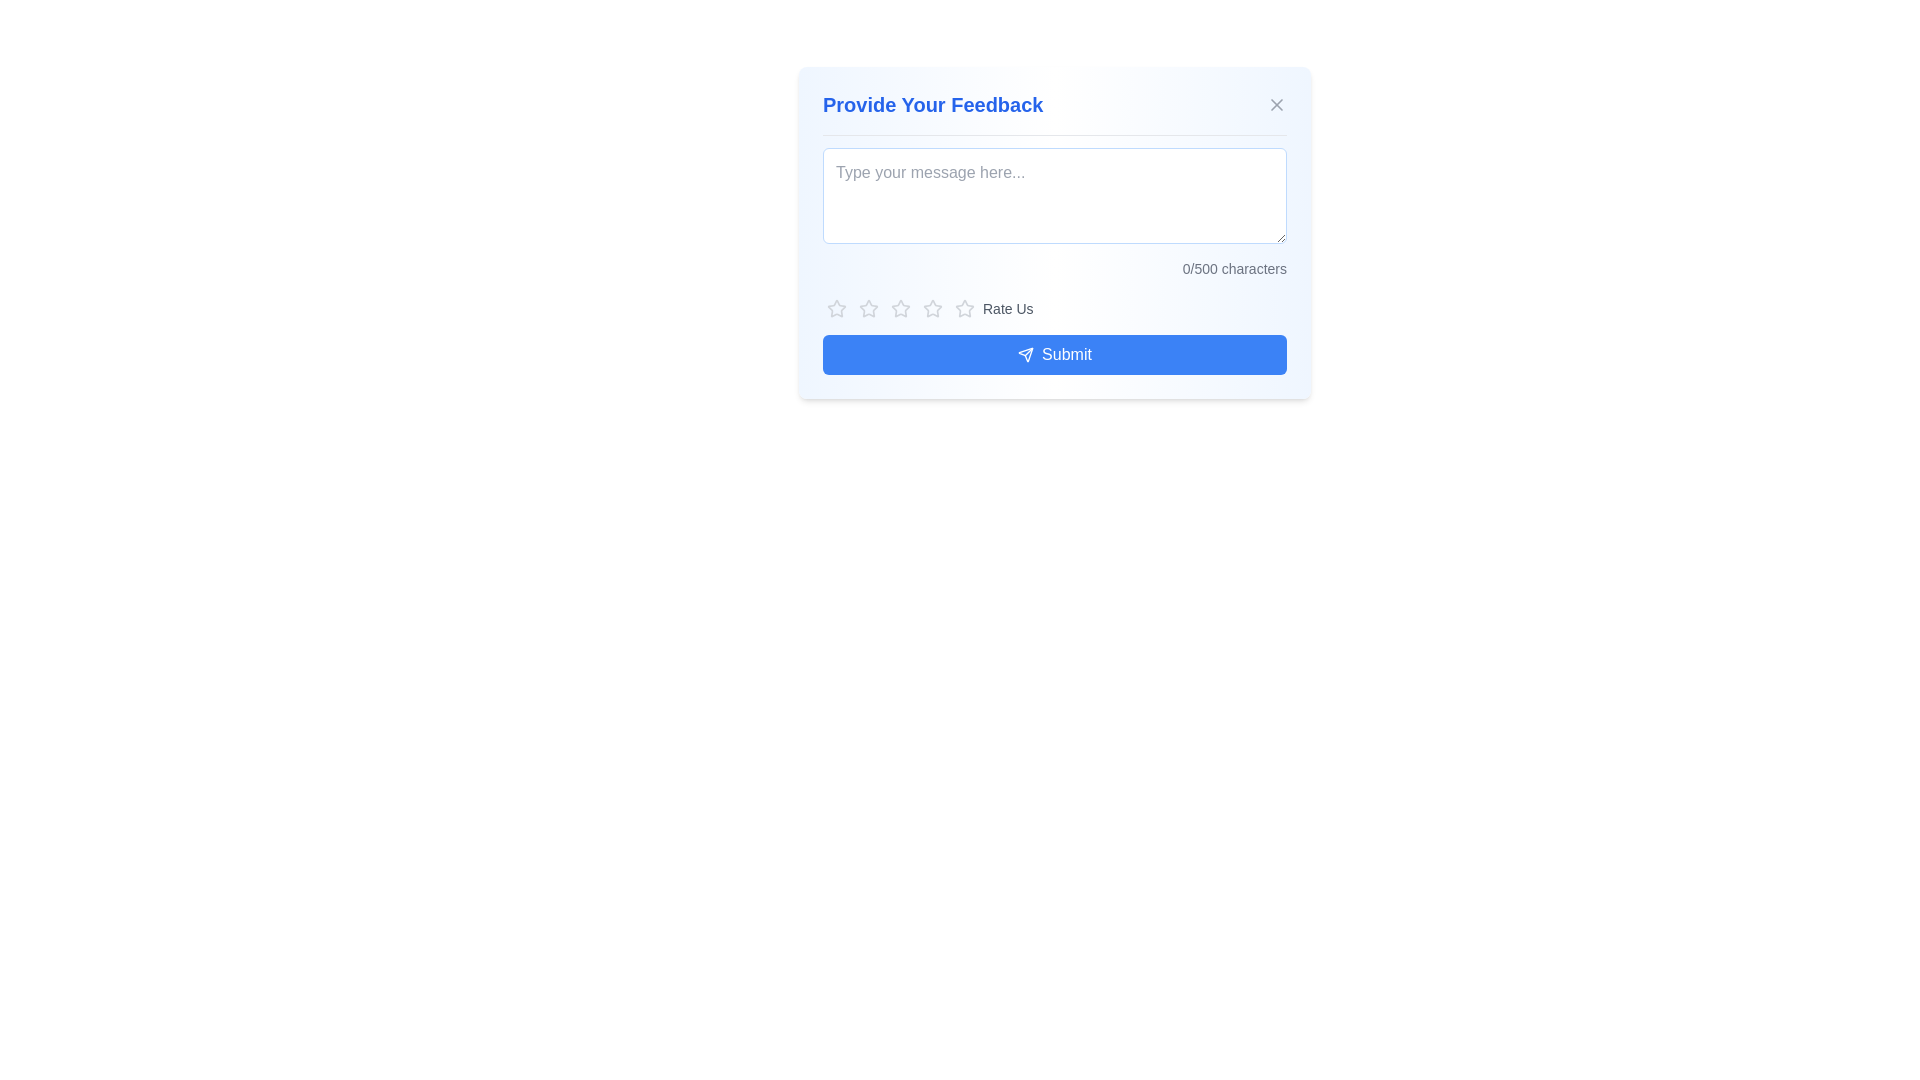  Describe the element at coordinates (1275, 104) in the screenshot. I see `the small gray 'X' button in the upper-right corner of the feedback form header` at that location.